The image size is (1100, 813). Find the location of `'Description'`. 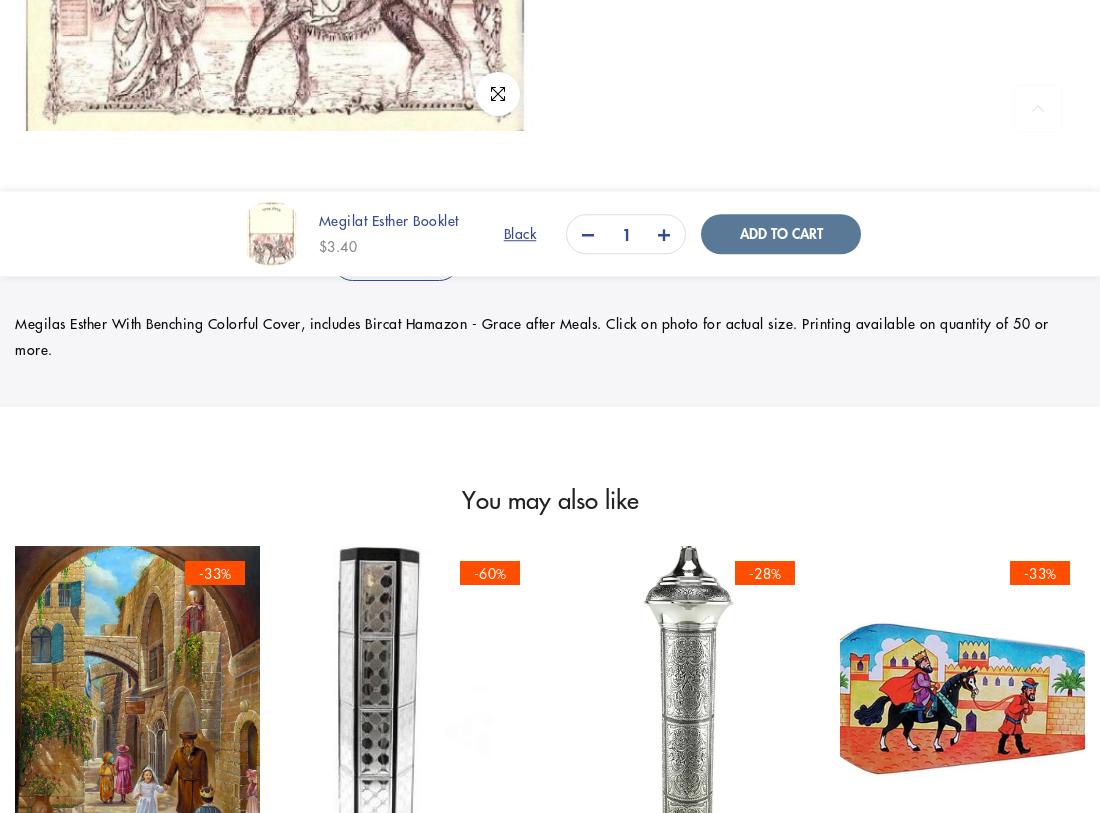

'Description' is located at coordinates (395, 259).